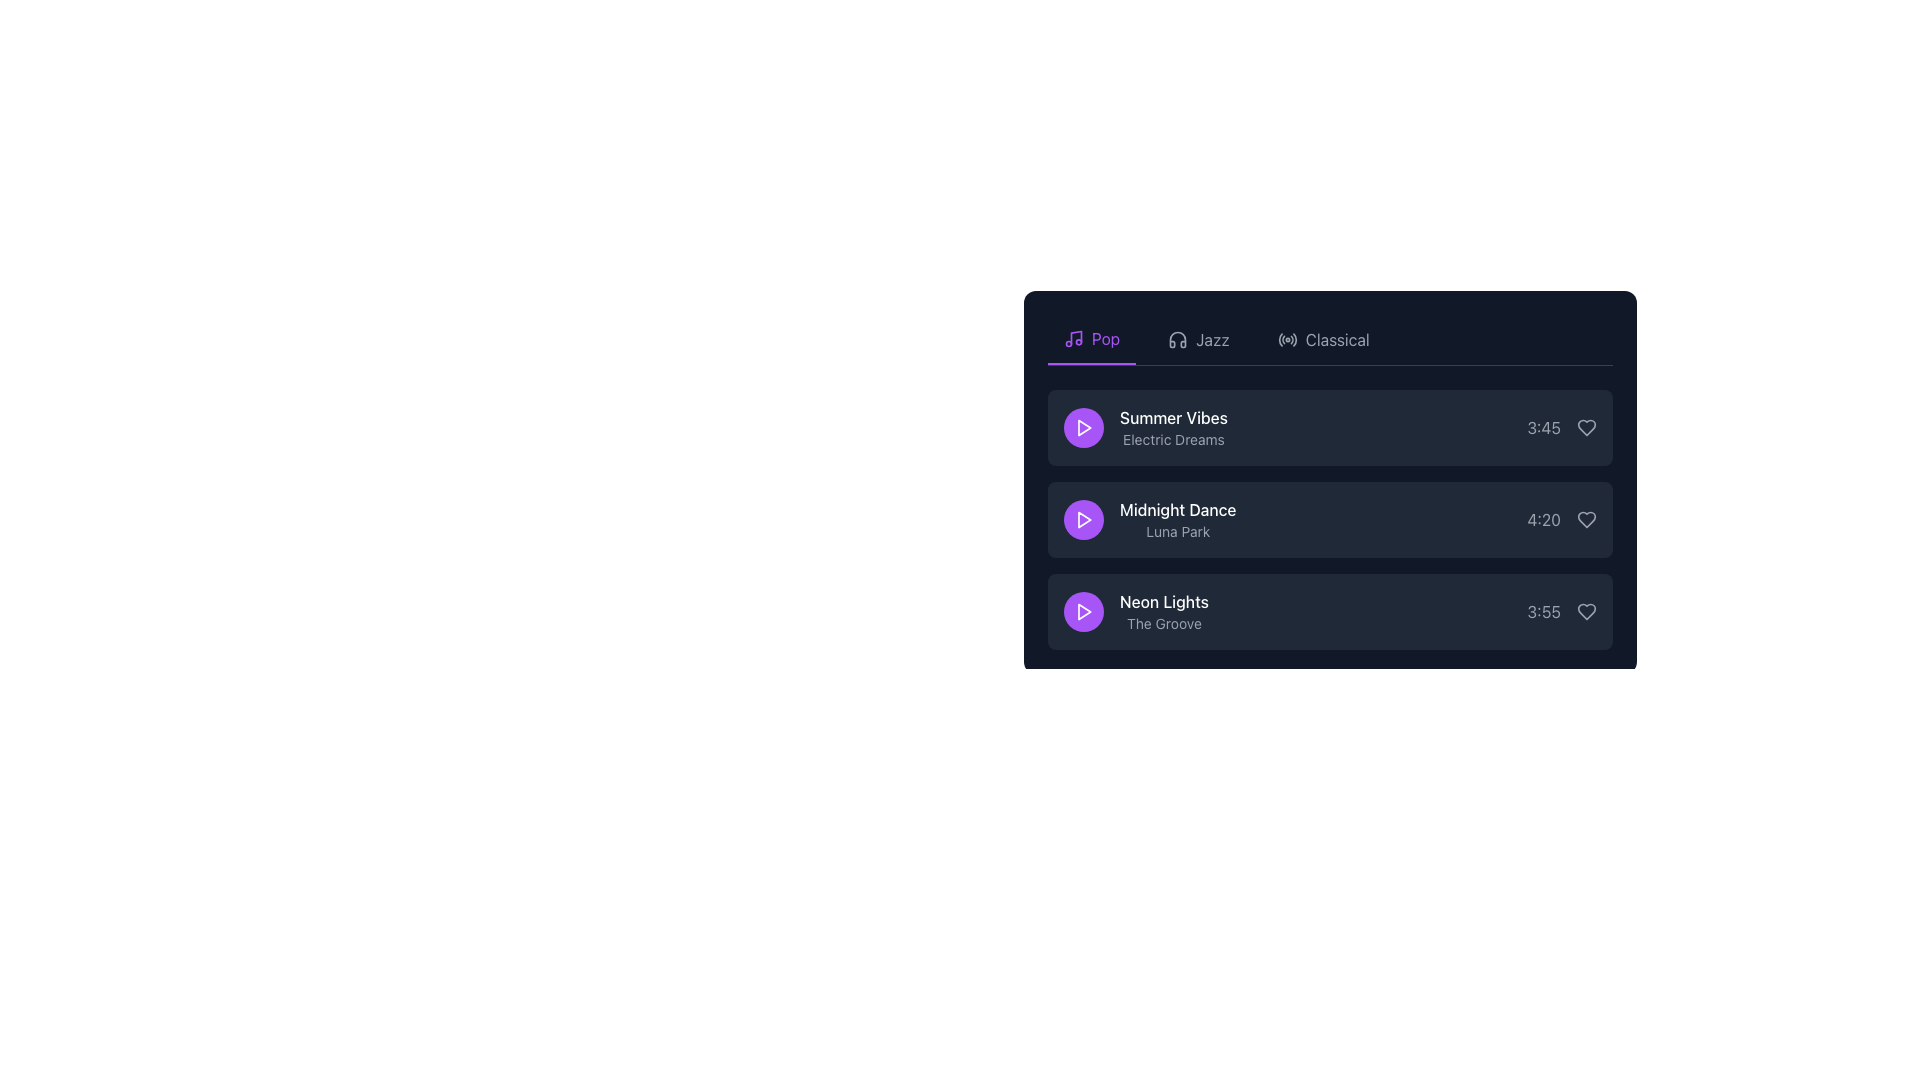 This screenshot has height=1080, width=1920. What do you see at coordinates (1173, 427) in the screenshot?
I see `text displayed in the title ('Summer Vibes') and subtitle ('Electric Dreams') of the audio track within the music playlist interface, located in the first row of the list` at bounding box center [1173, 427].